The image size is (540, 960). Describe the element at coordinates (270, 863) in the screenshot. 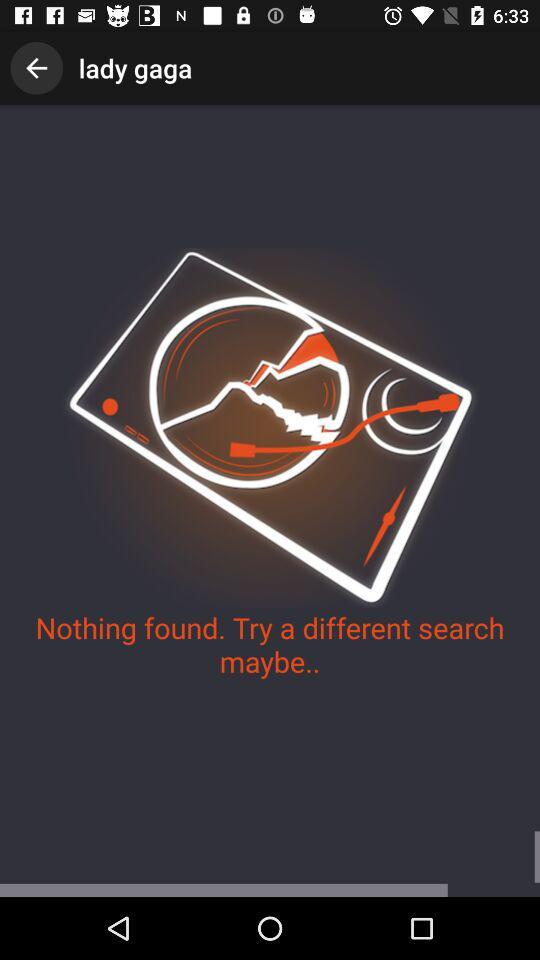

I see `the item below the nothing found try` at that location.